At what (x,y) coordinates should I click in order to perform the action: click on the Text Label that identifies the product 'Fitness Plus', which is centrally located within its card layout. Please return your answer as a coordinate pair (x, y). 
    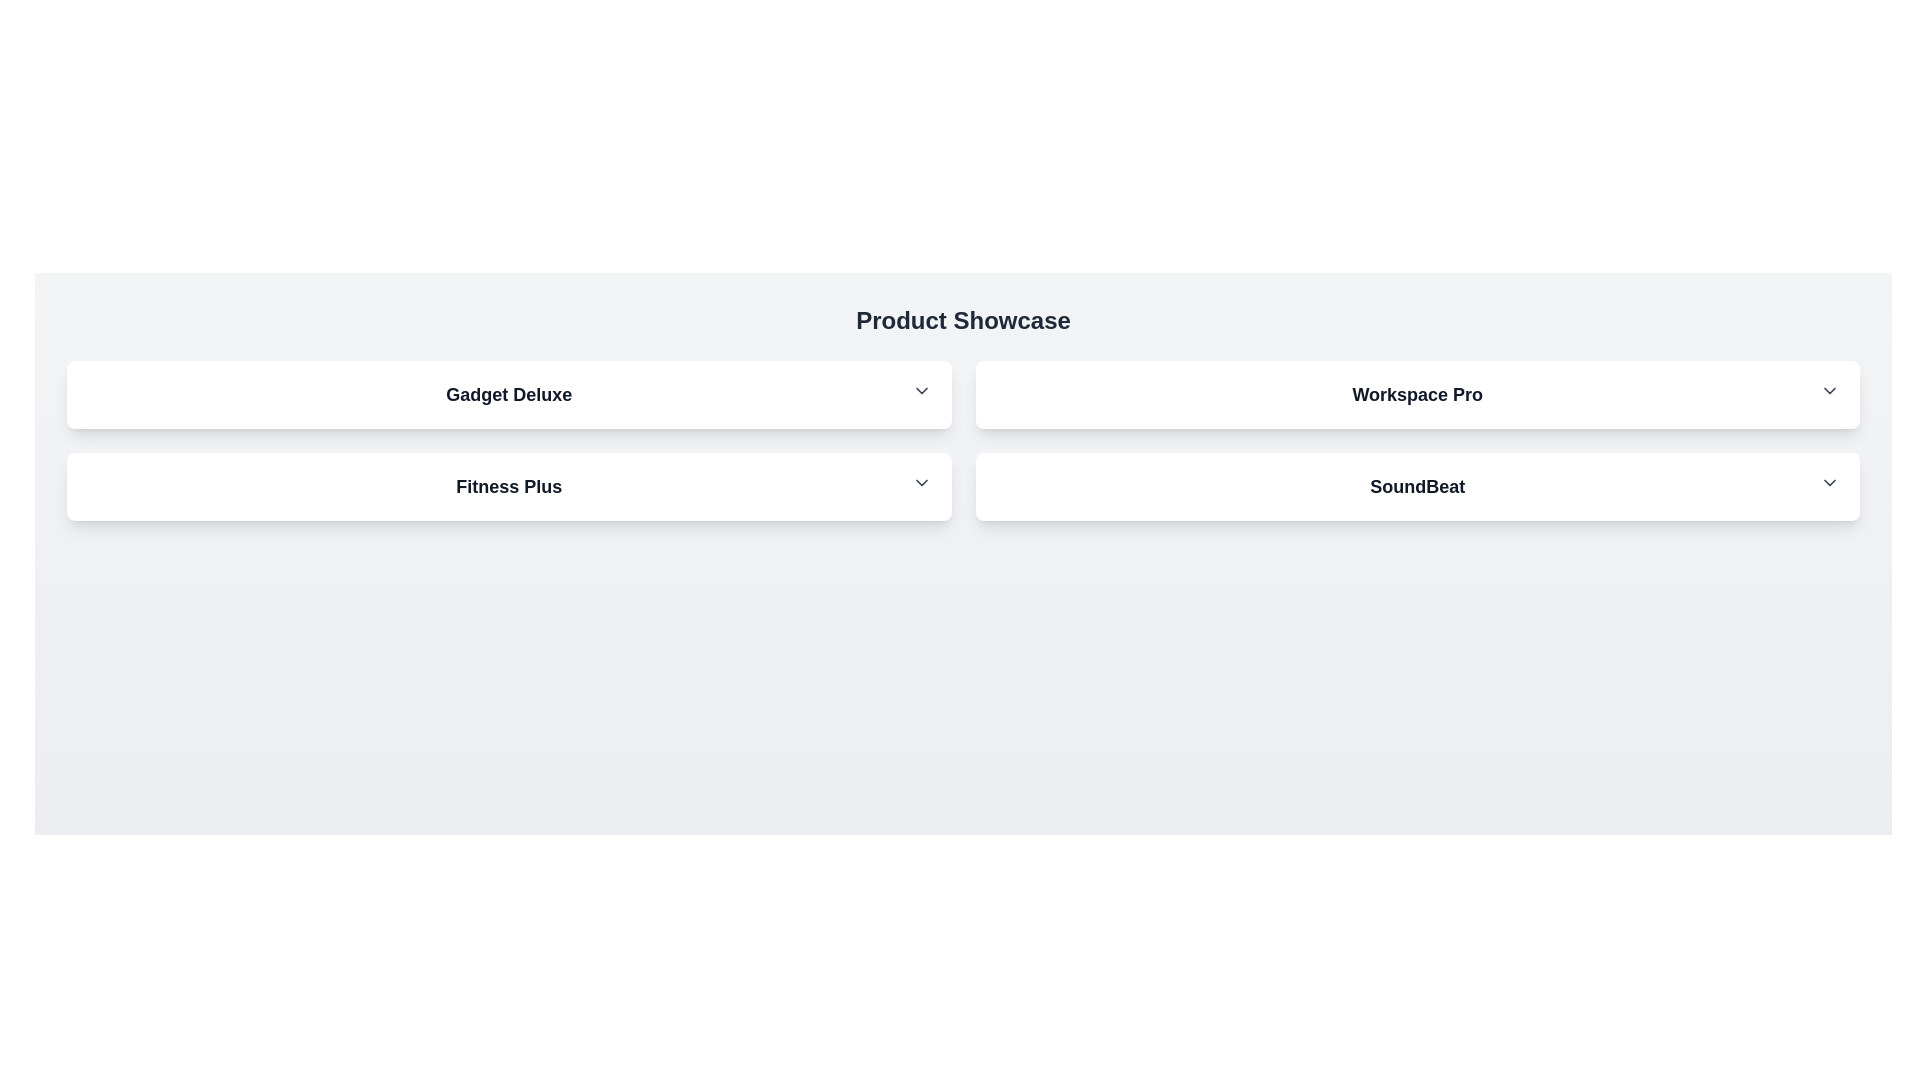
    Looking at the image, I should click on (509, 486).